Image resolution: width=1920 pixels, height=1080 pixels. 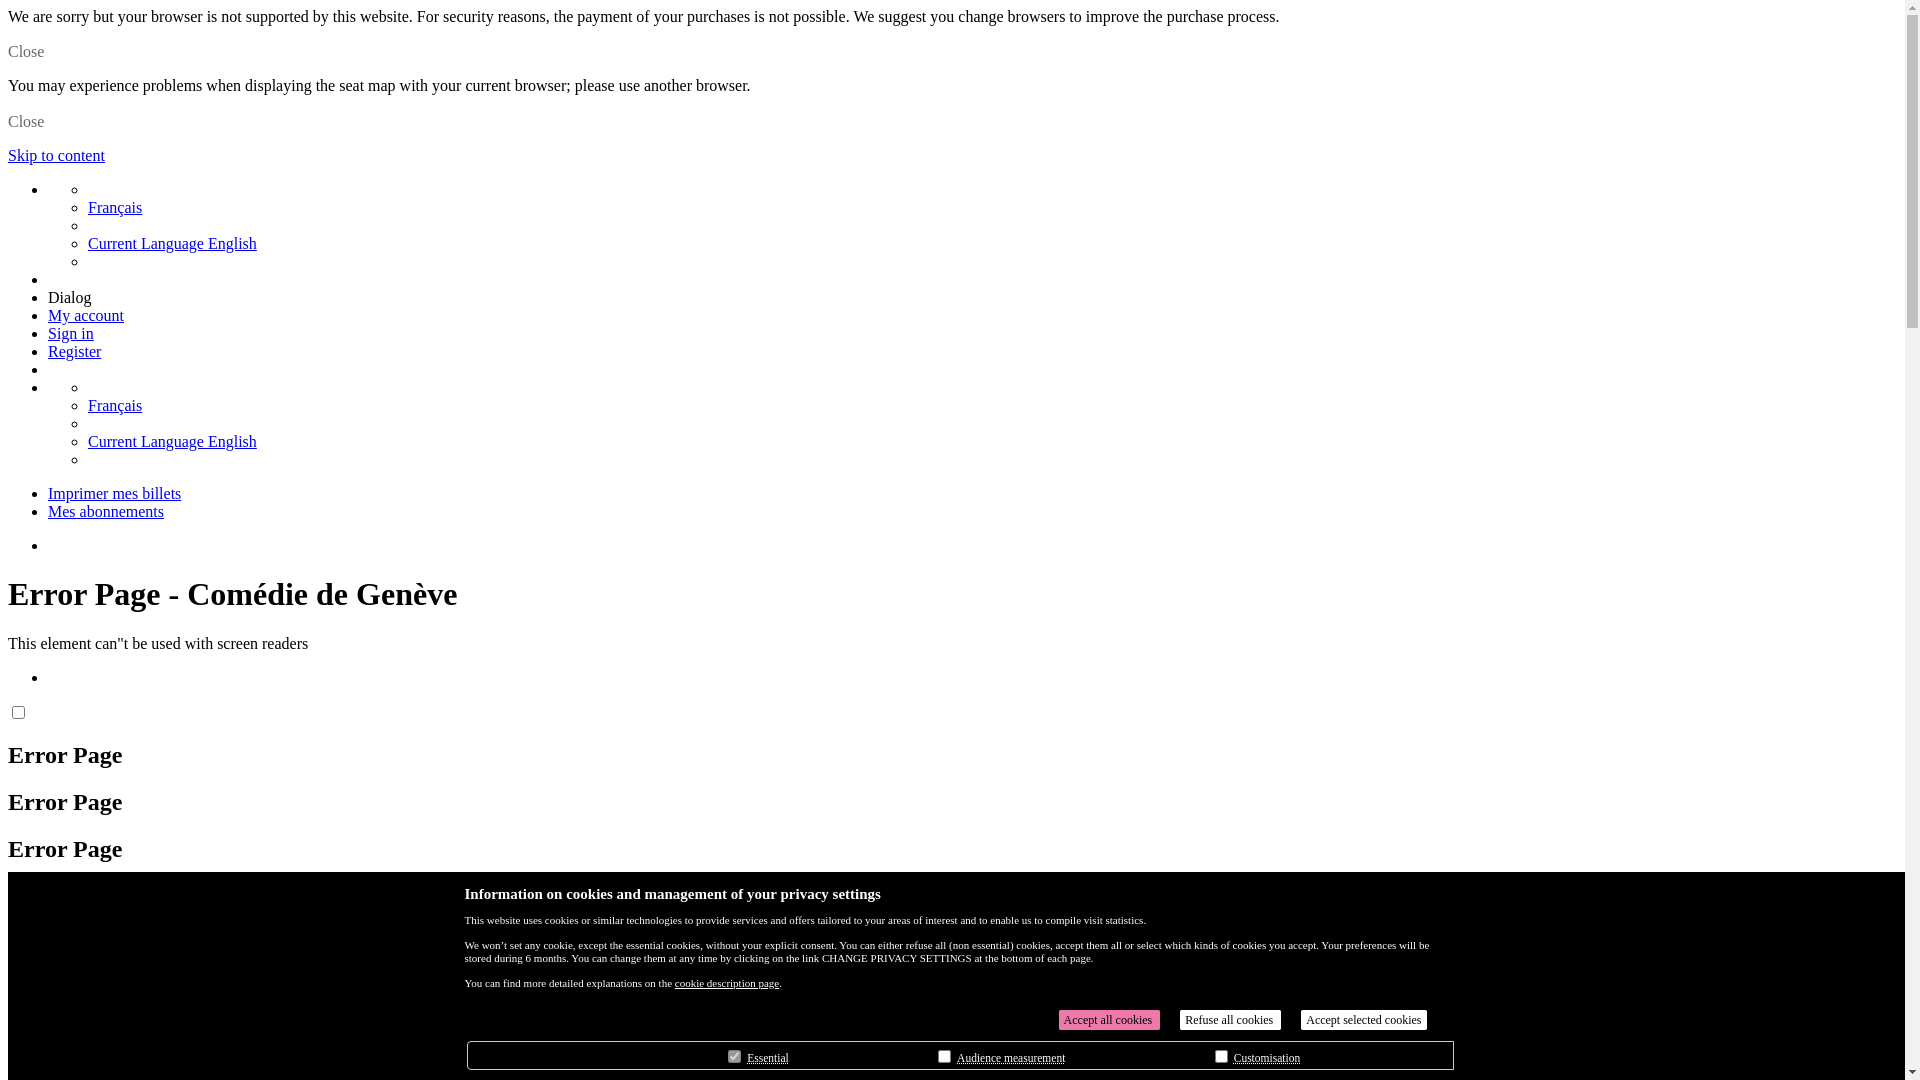 What do you see at coordinates (113, 493) in the screenshot?
I see `'Imprimer mes billets'` at bounding box center [113, 493].